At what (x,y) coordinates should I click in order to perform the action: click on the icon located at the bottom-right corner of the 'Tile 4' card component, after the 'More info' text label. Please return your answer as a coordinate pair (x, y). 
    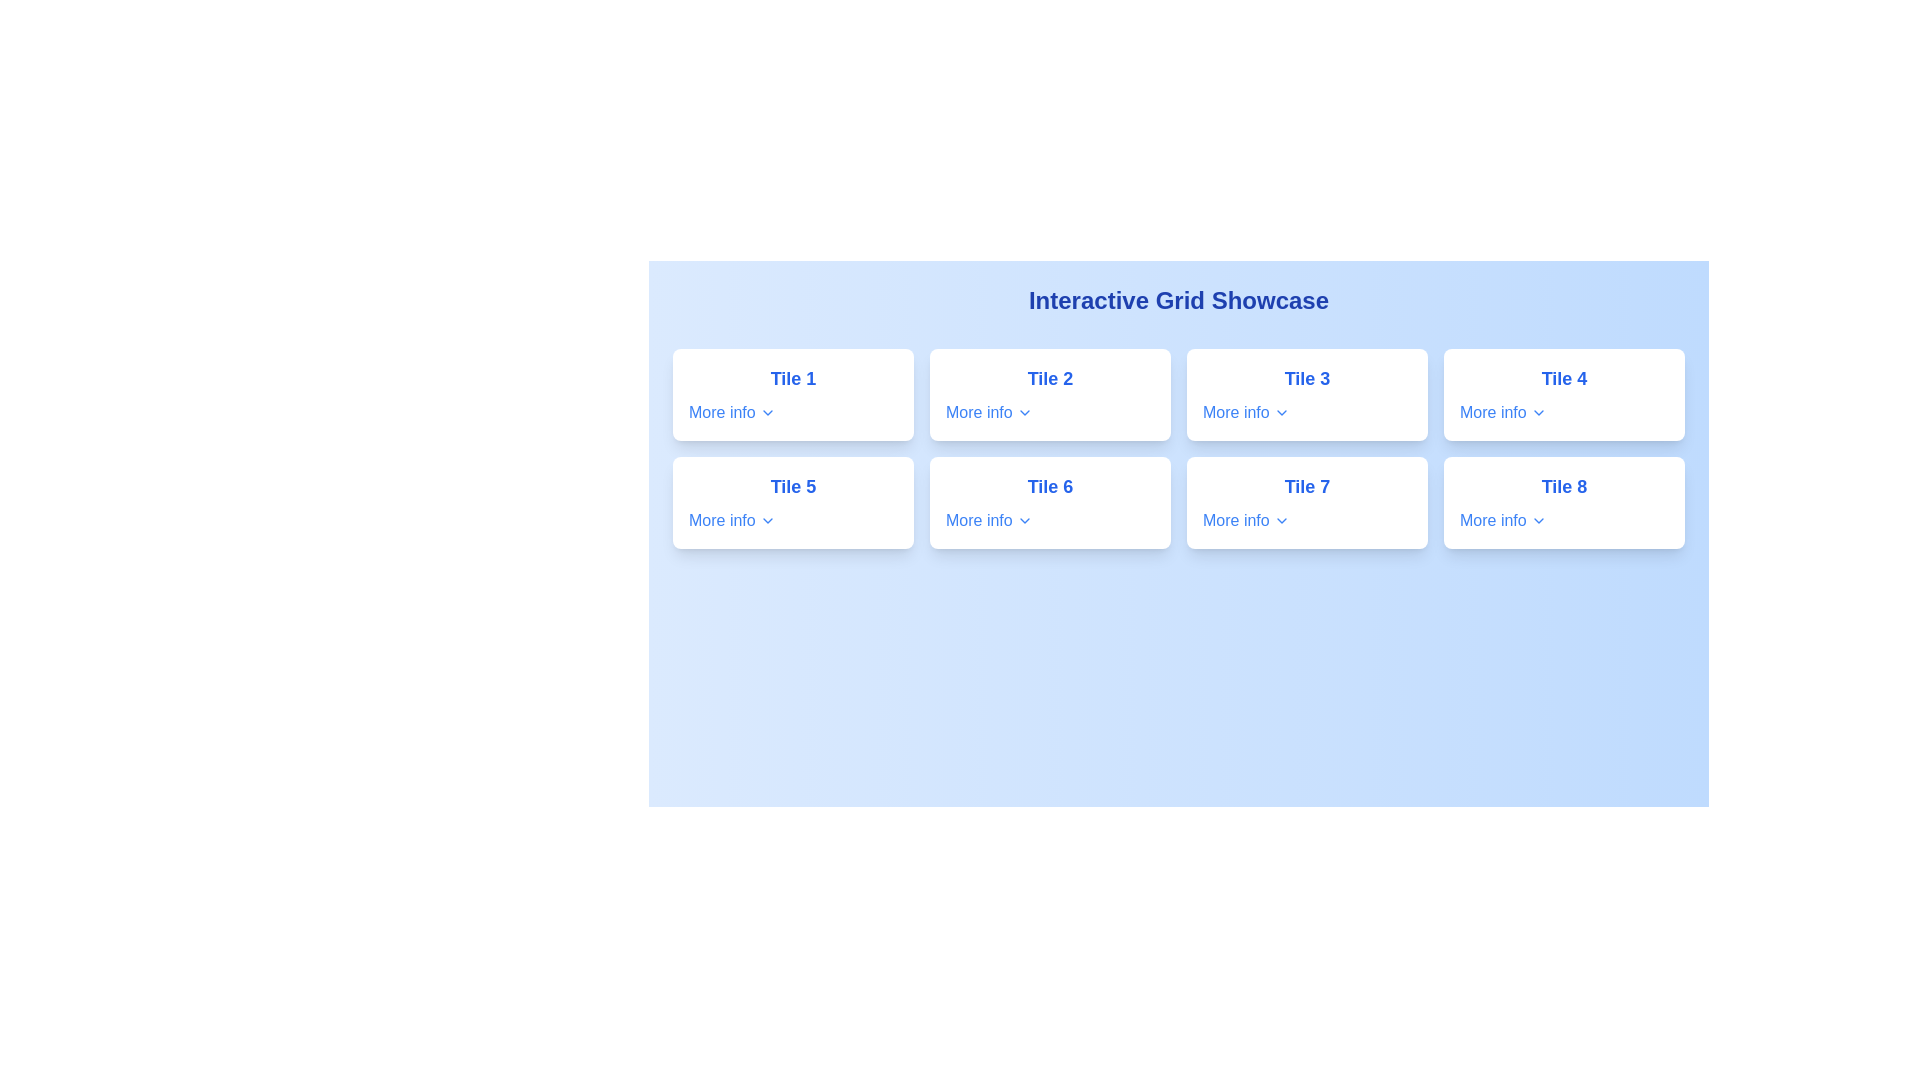
    Looking at the image, I should click on (1537, 411).